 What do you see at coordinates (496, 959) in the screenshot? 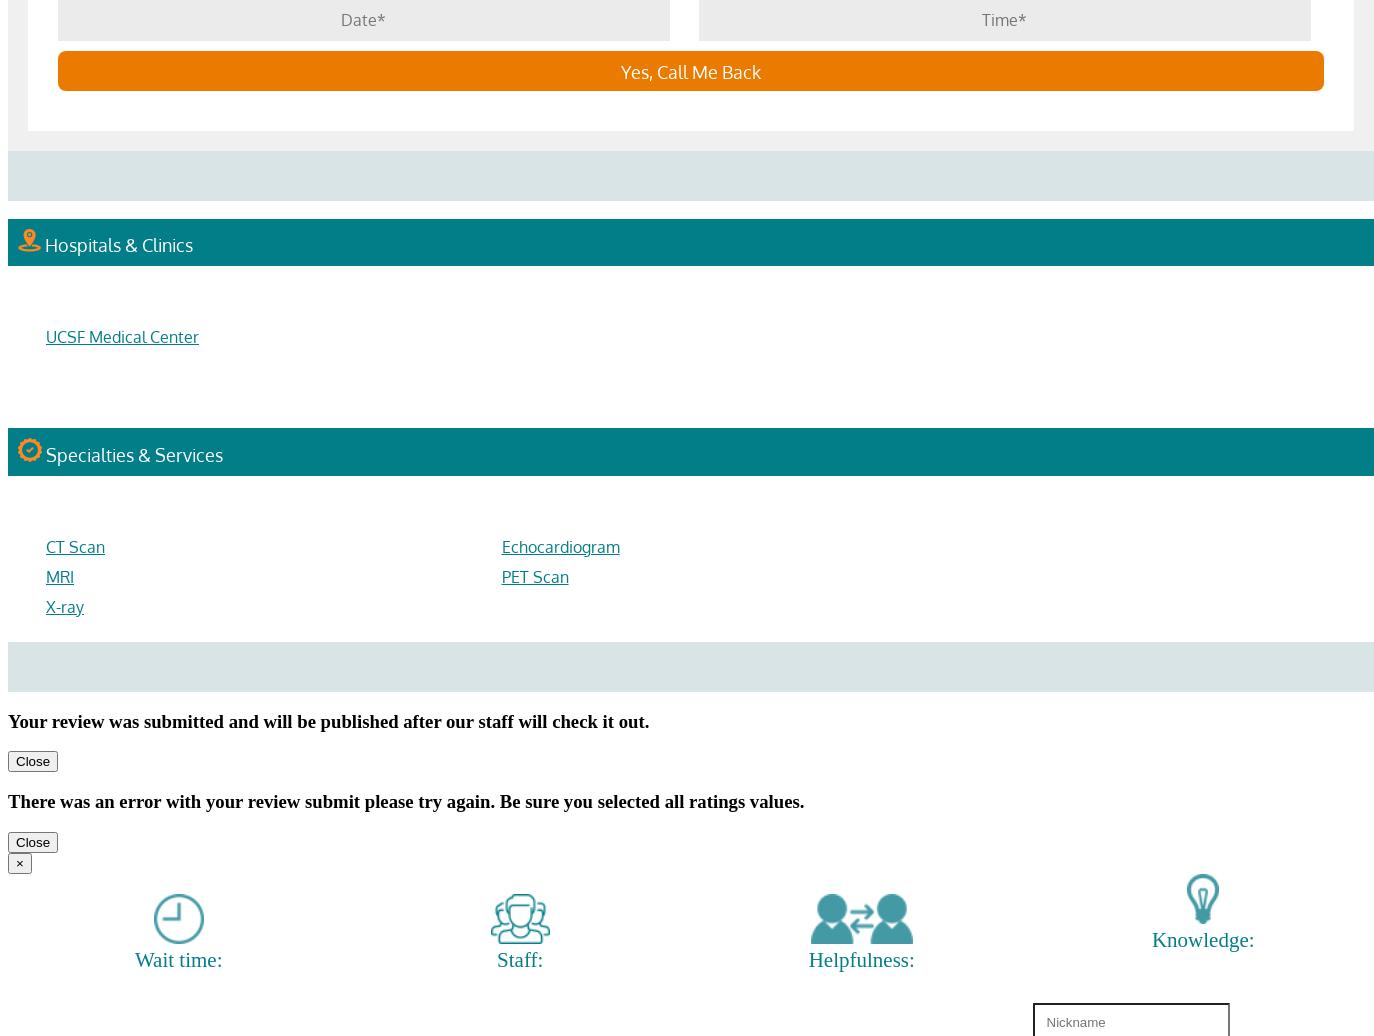
I see `'Staff:'` at bounding box center [496, 959].